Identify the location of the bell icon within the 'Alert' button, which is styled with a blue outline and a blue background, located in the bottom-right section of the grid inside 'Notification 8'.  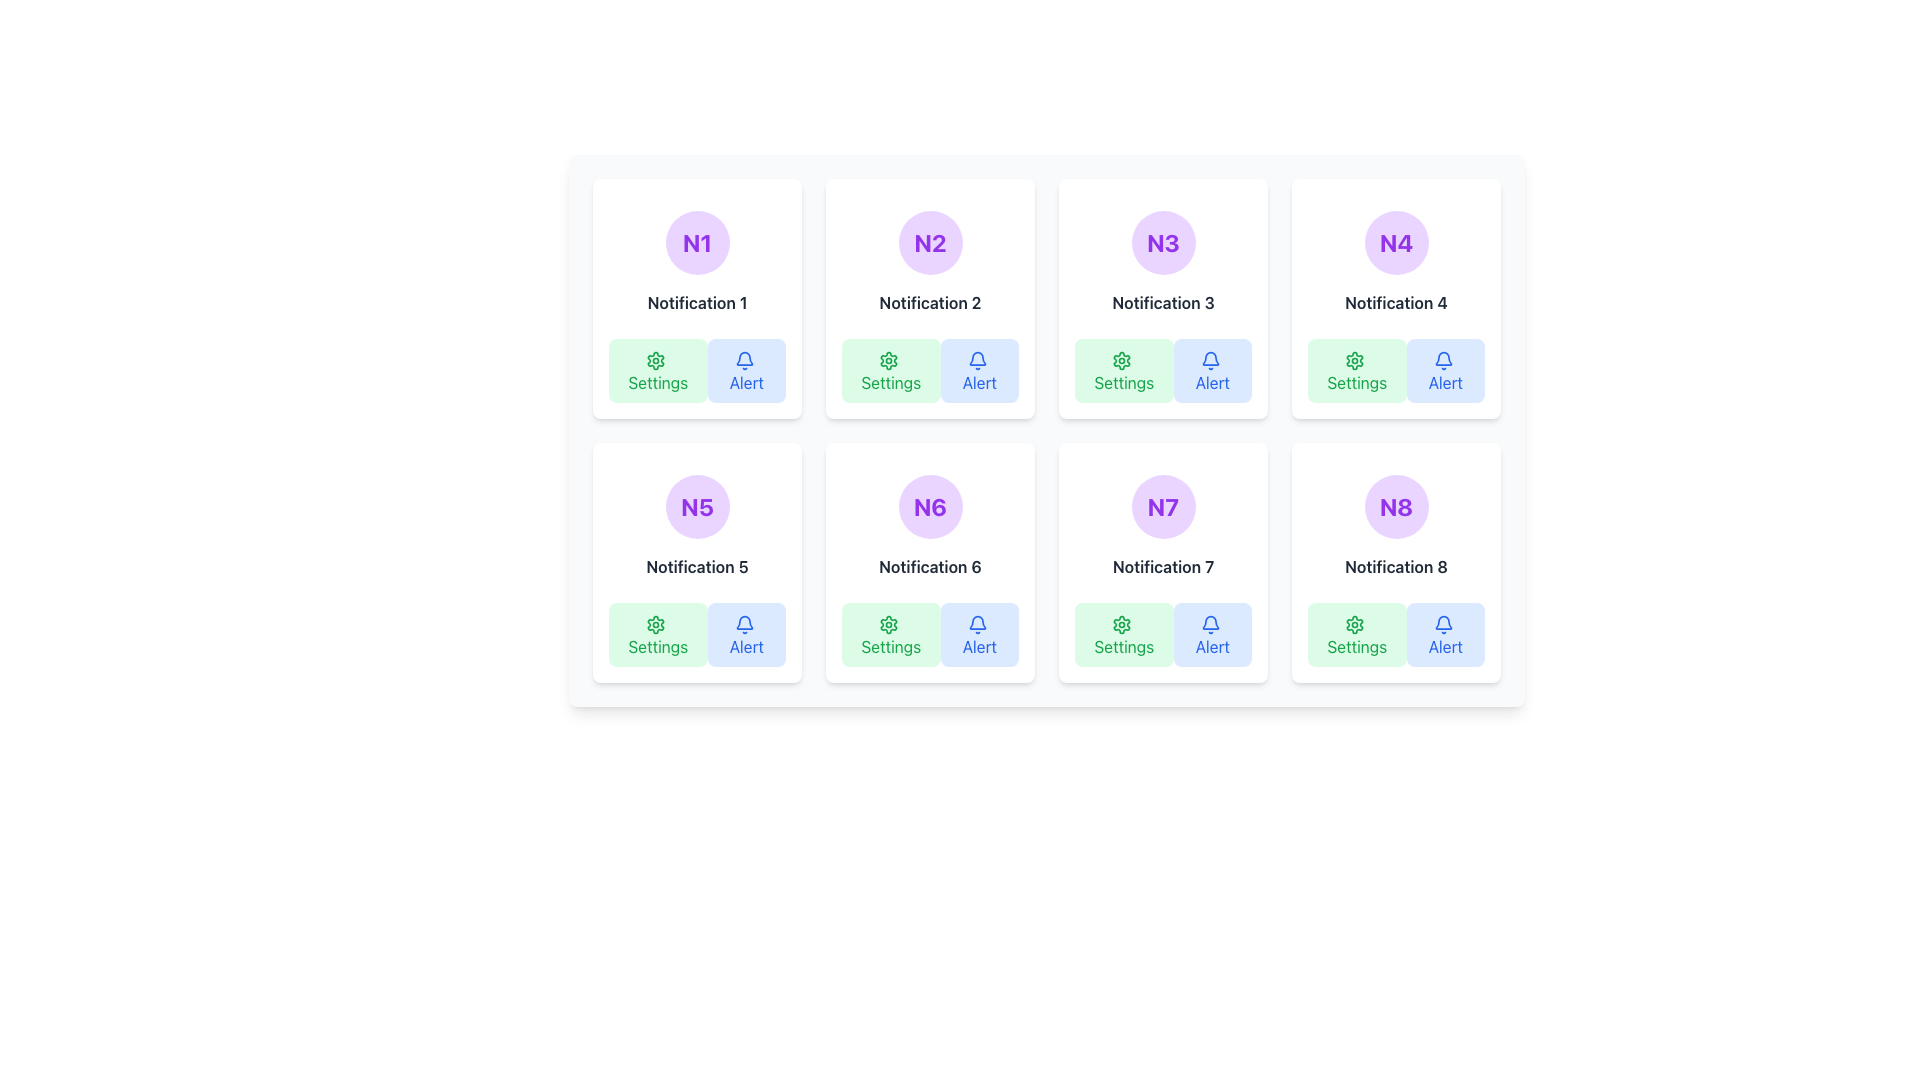
(1443, 623).